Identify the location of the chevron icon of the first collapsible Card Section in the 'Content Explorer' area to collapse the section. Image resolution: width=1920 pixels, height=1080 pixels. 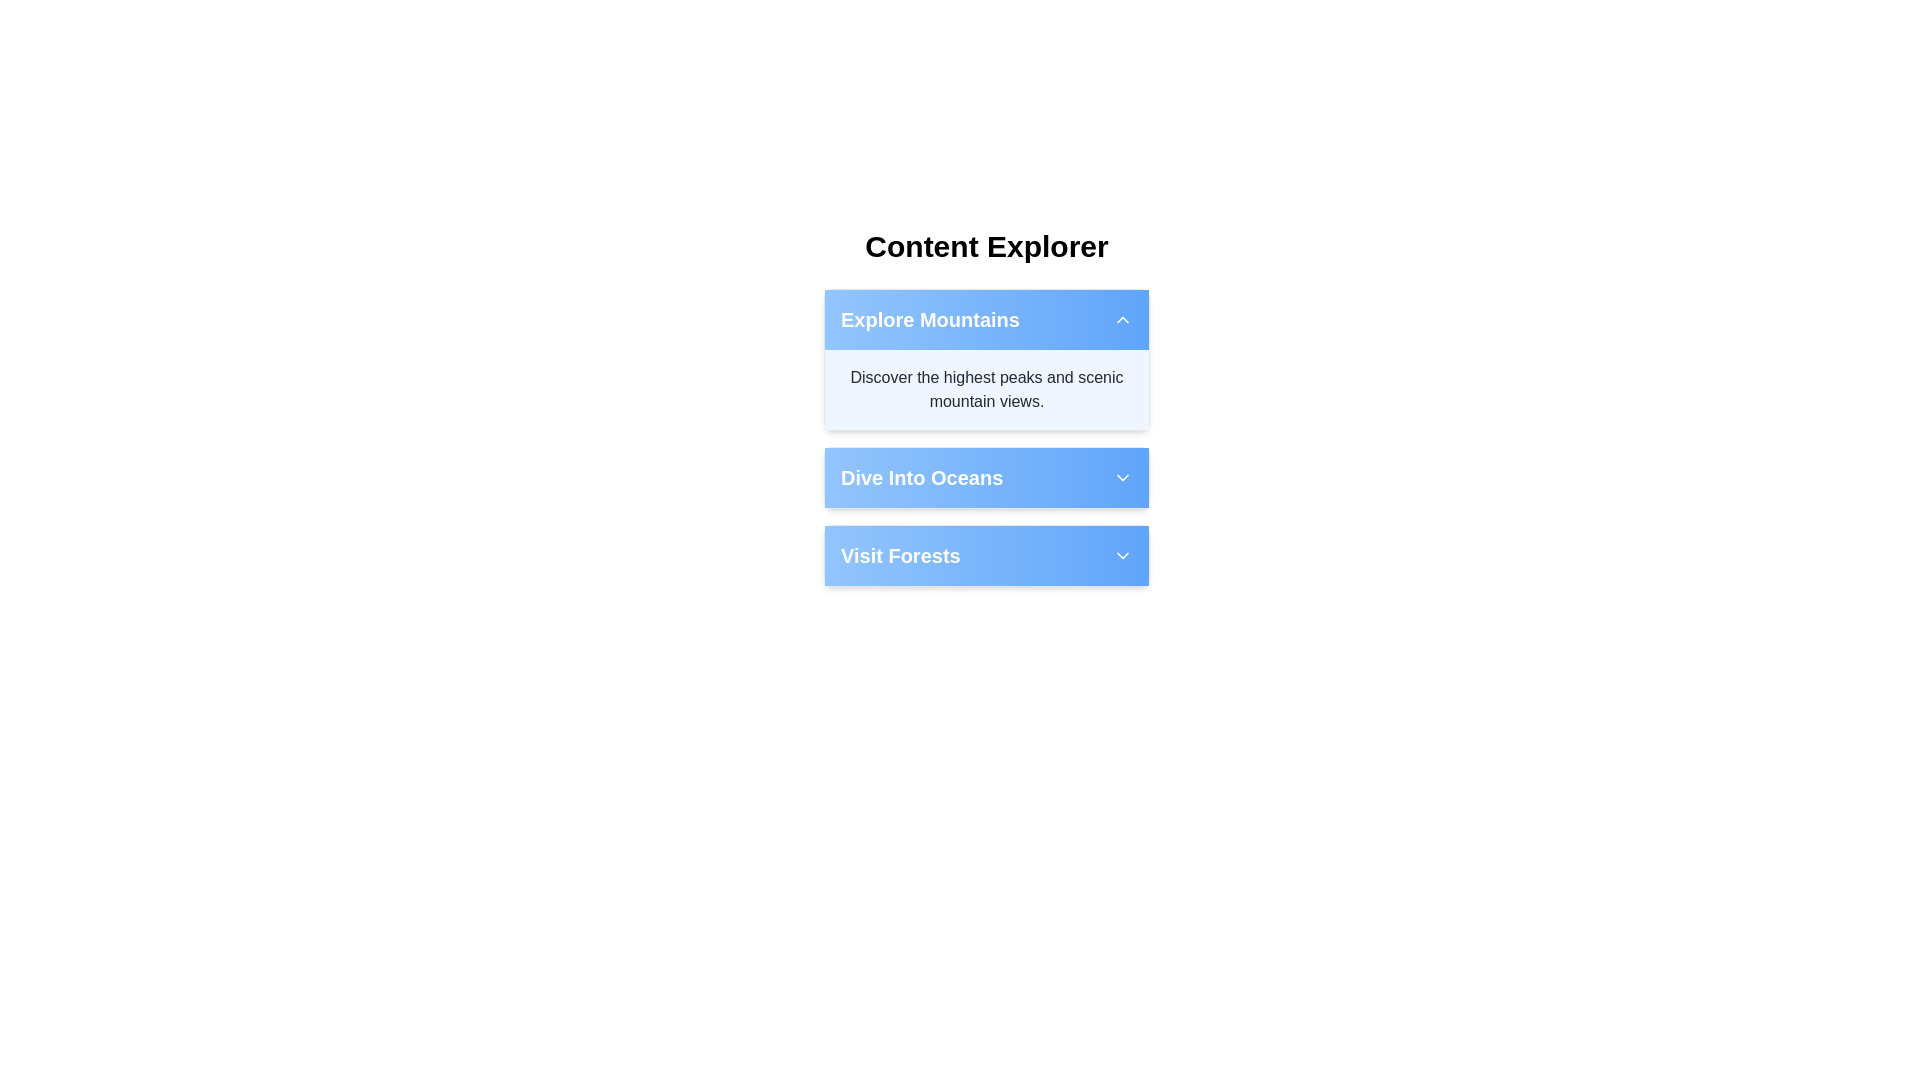
(987, 437).